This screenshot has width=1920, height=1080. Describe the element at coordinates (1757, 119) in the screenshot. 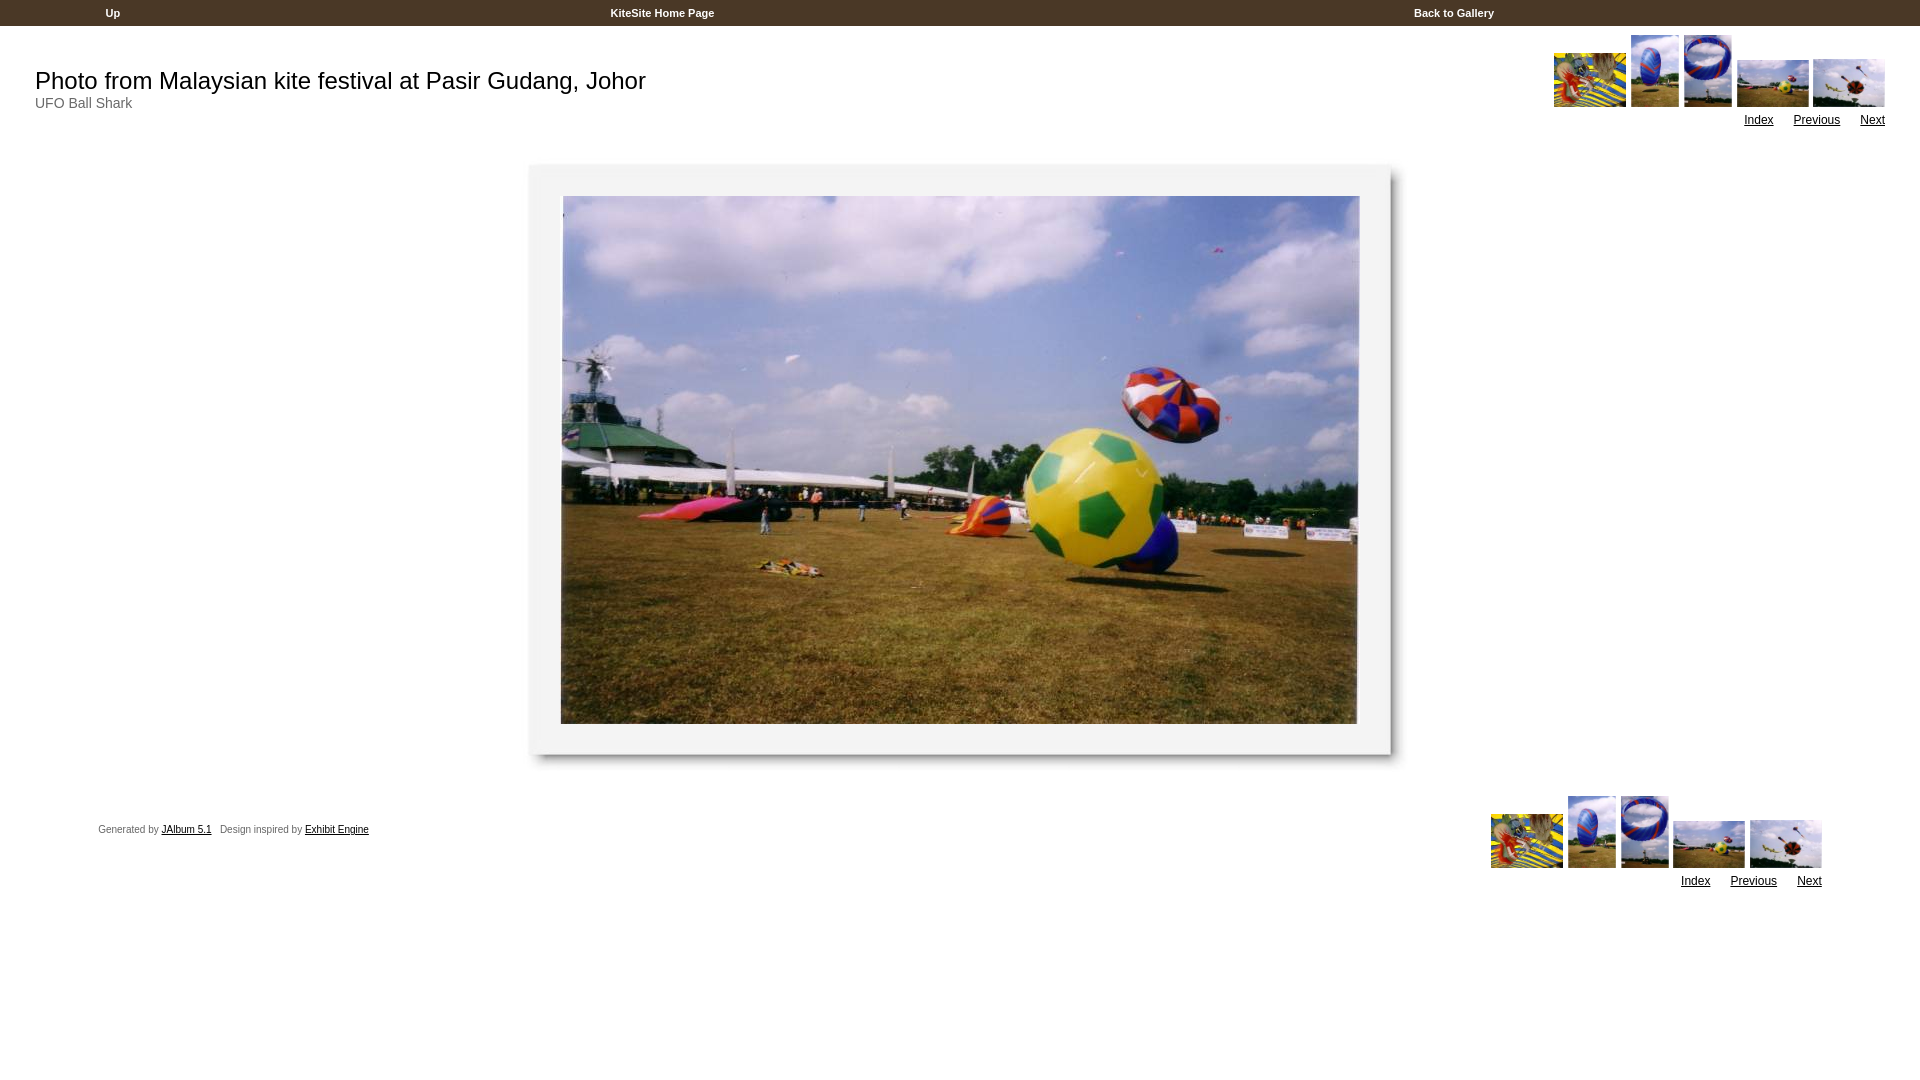

I see `'Index'` at that location.